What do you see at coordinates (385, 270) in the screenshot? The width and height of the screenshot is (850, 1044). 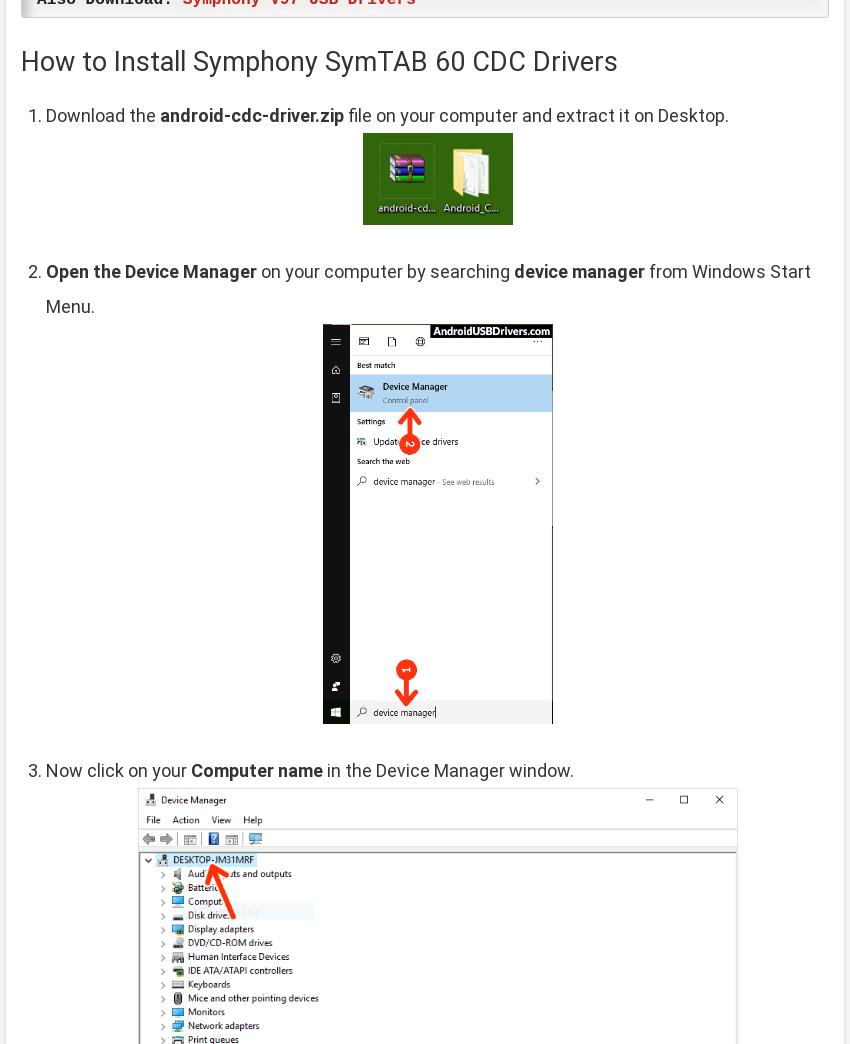 I see `'on your computer by searching'` at bounding box center [385, 270].